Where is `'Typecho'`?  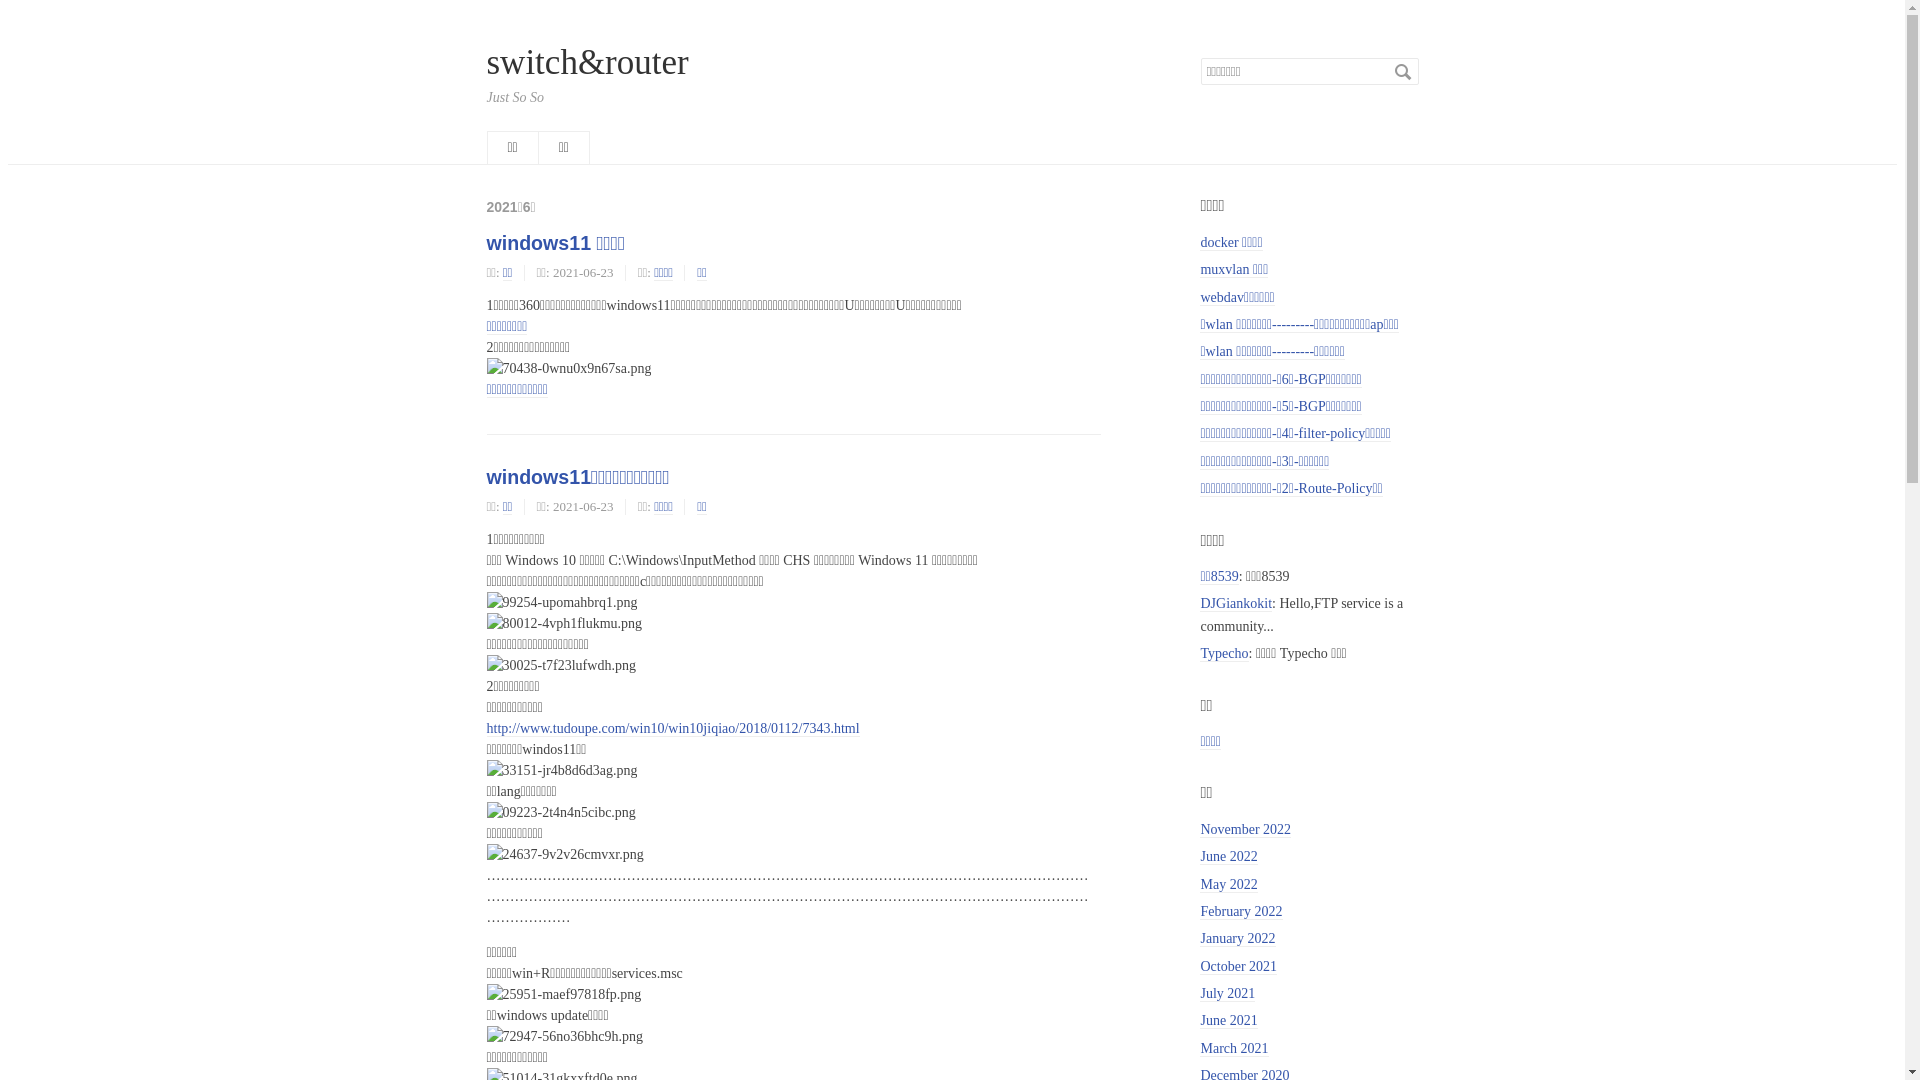 'Typecho' is located at coordinates (1223, 654).